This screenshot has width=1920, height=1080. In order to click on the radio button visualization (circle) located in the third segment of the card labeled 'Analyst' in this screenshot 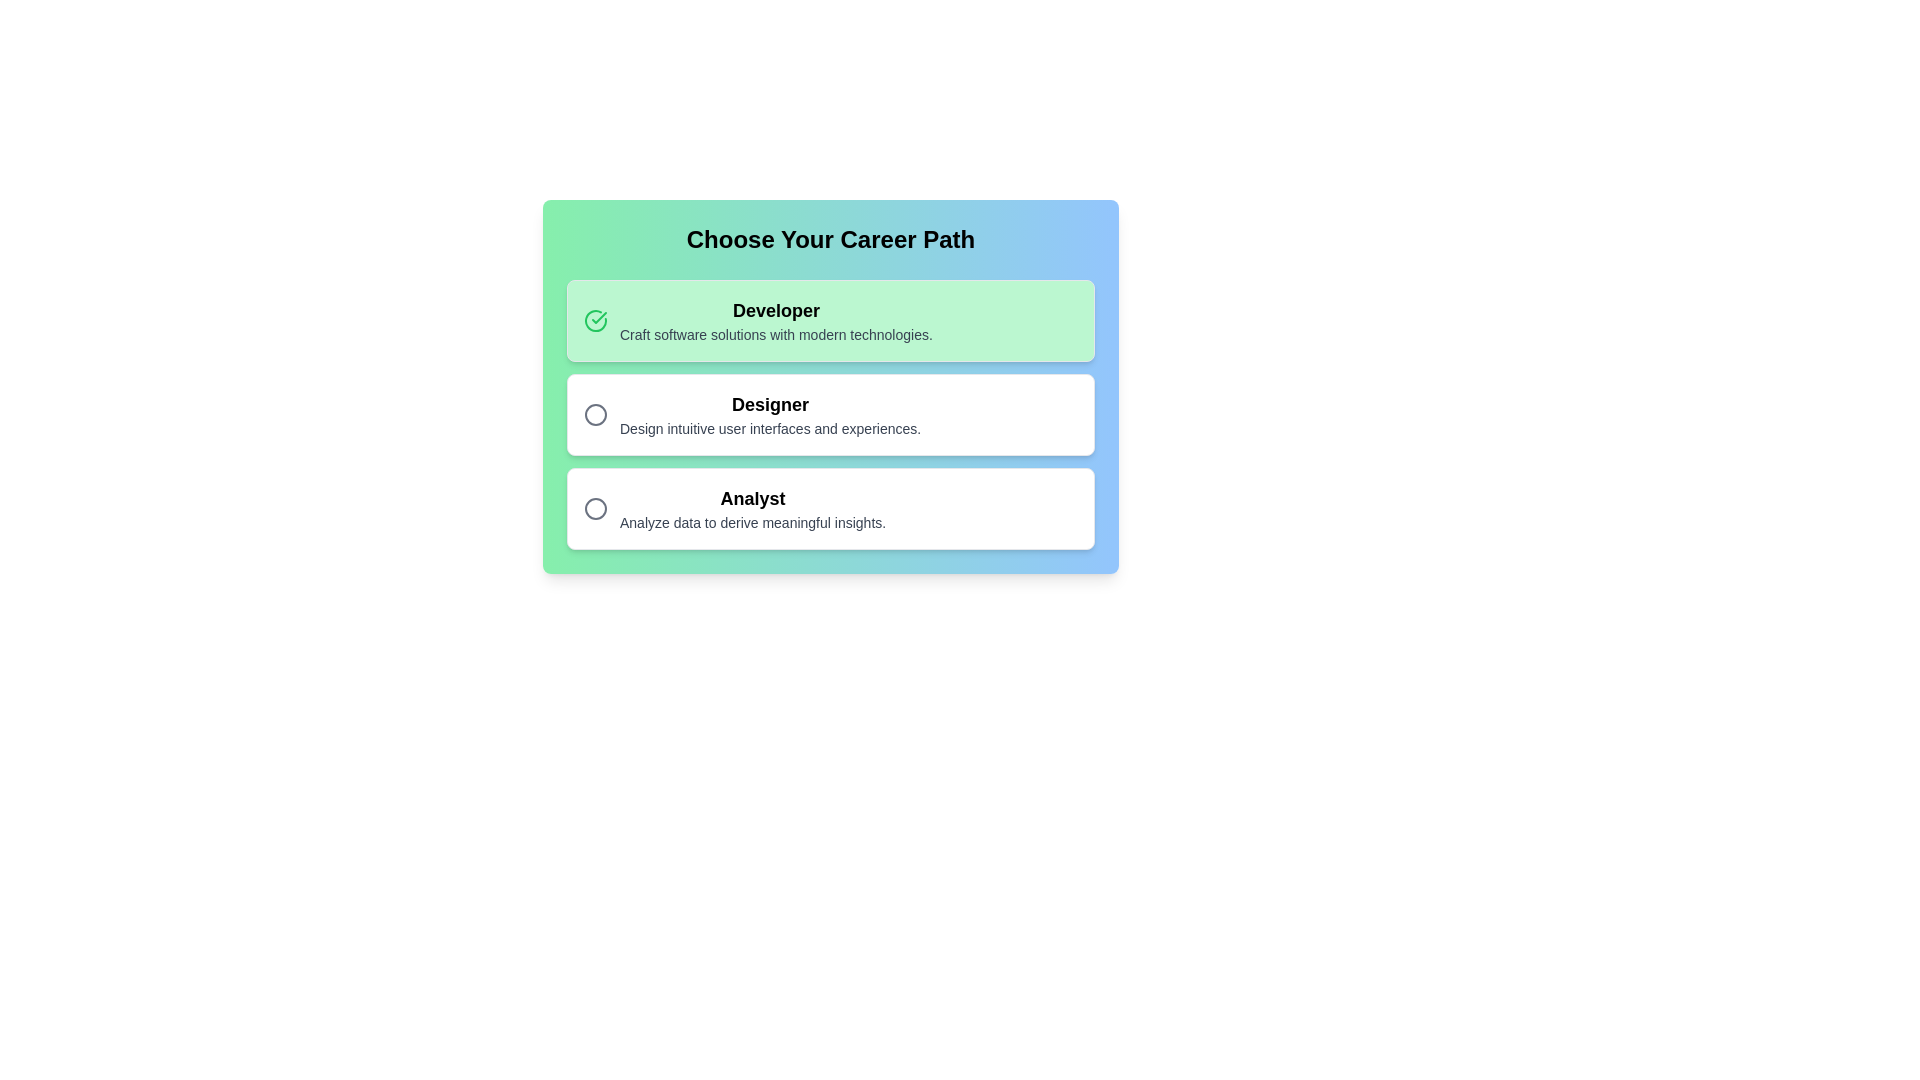, I will do `click(594, 508)`.